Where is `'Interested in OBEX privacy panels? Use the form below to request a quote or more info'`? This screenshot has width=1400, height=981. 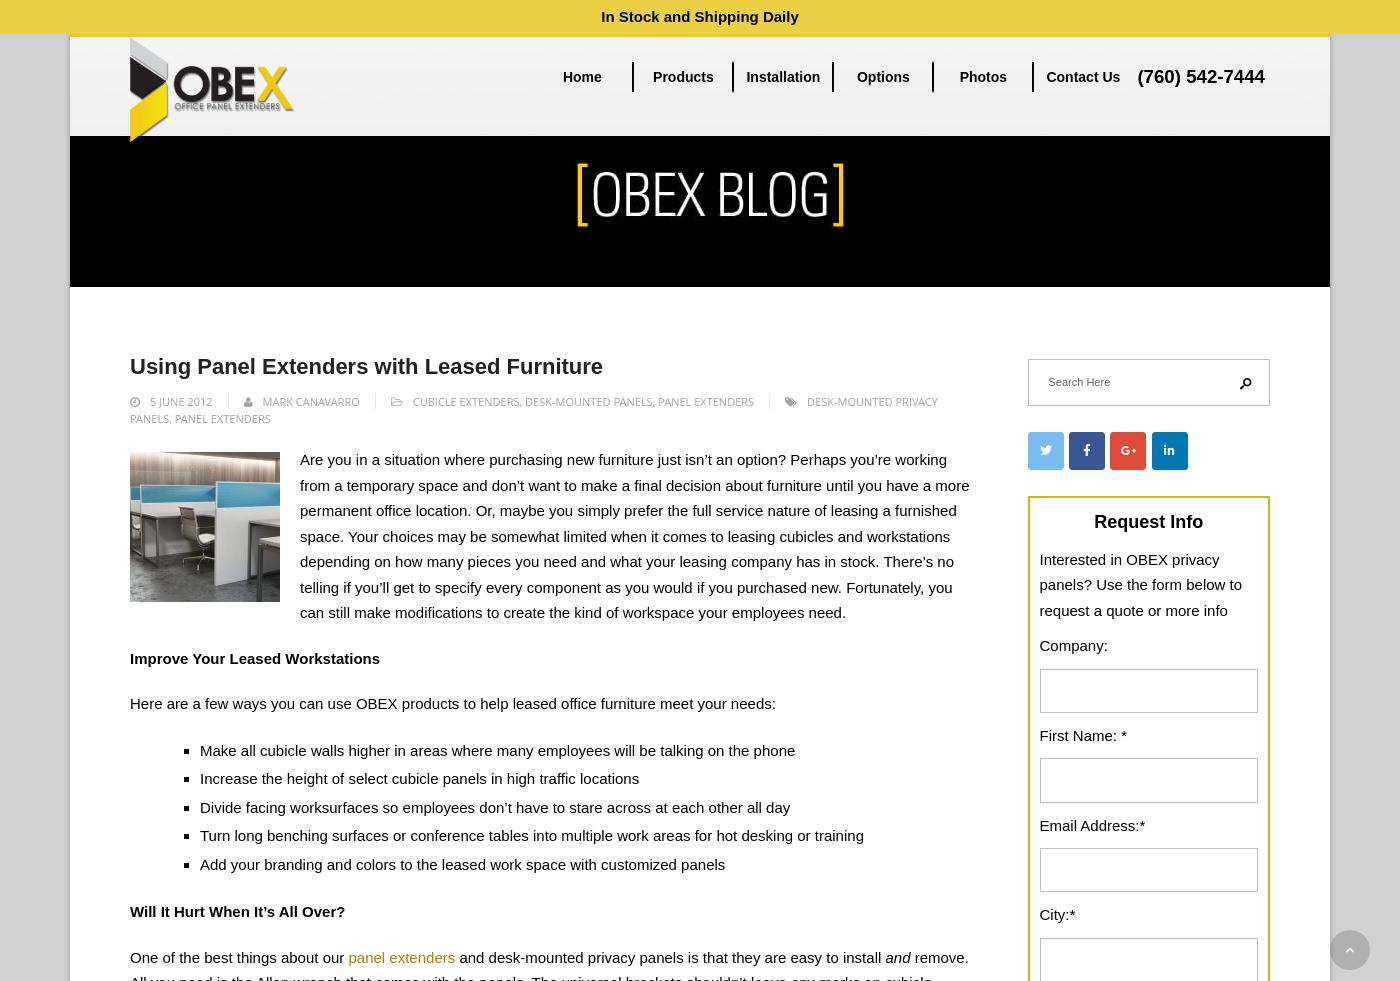
'Interested in OBEX privacy panels? Use the form below to request a quote or more info' is located at coordinates (1140, 583).